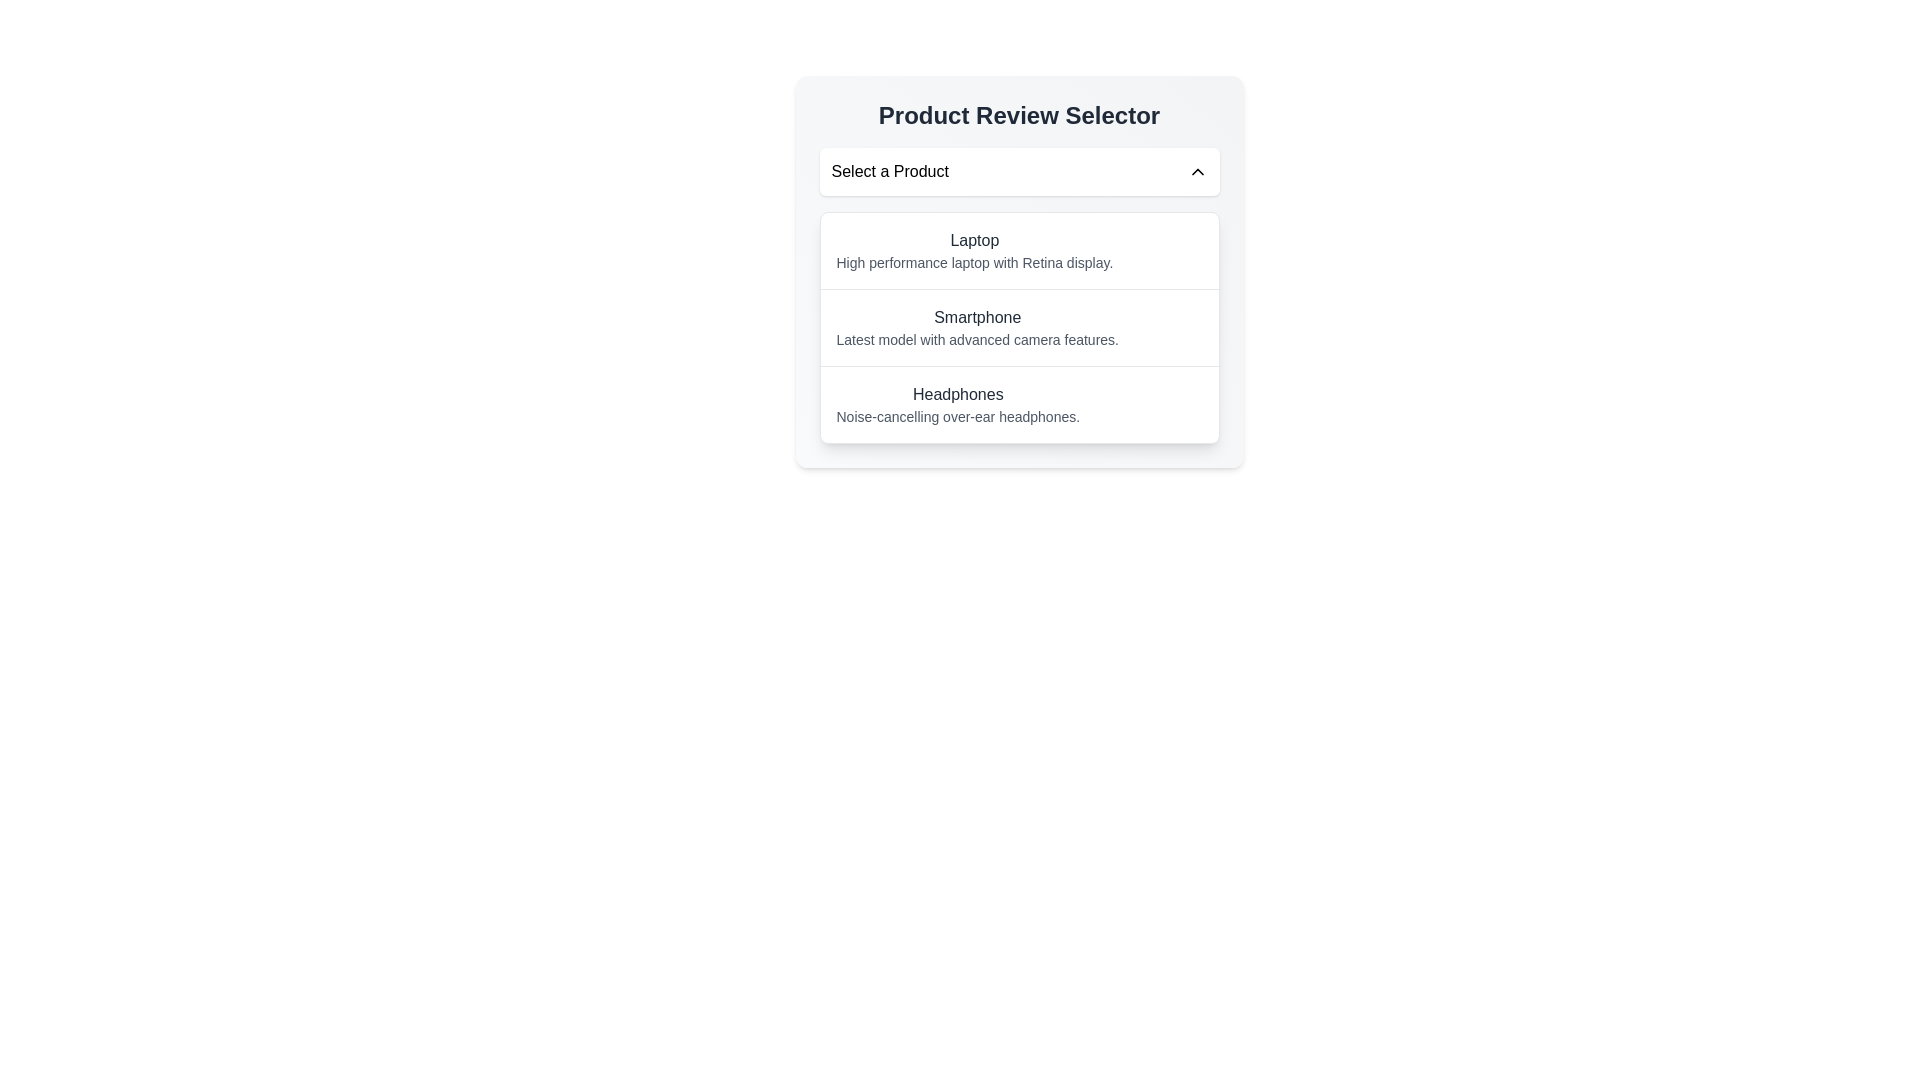 This screenshot has height=1080, width=1920. I want to click on the list item labeled 'Smartphone' which displays the description 'Latest model with advanced camera features.' This item is the second option in the 'Product Review Selector' group, so click(1019, 326).